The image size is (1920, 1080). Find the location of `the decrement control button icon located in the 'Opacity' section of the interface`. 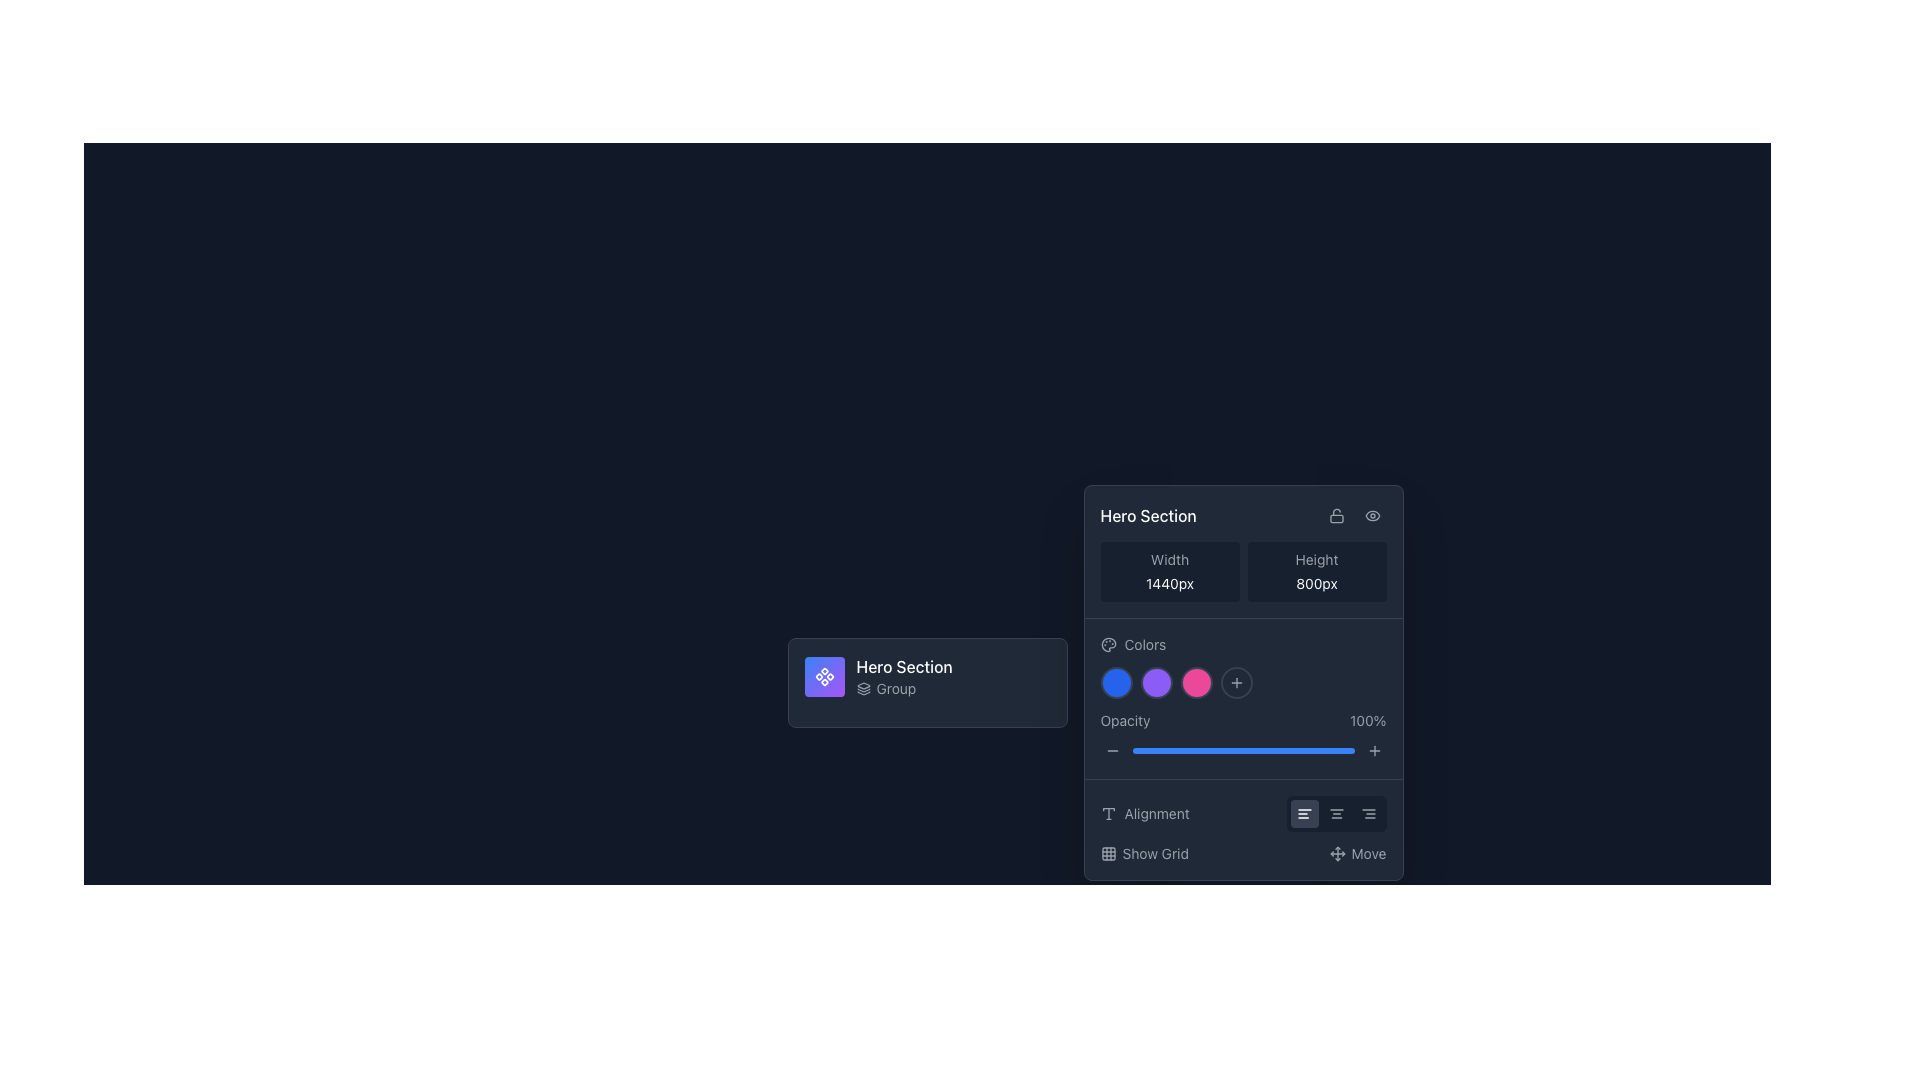

the decrement control button icon located in the 'Opacity' section of the interface is located at coordinates (1111, 751).